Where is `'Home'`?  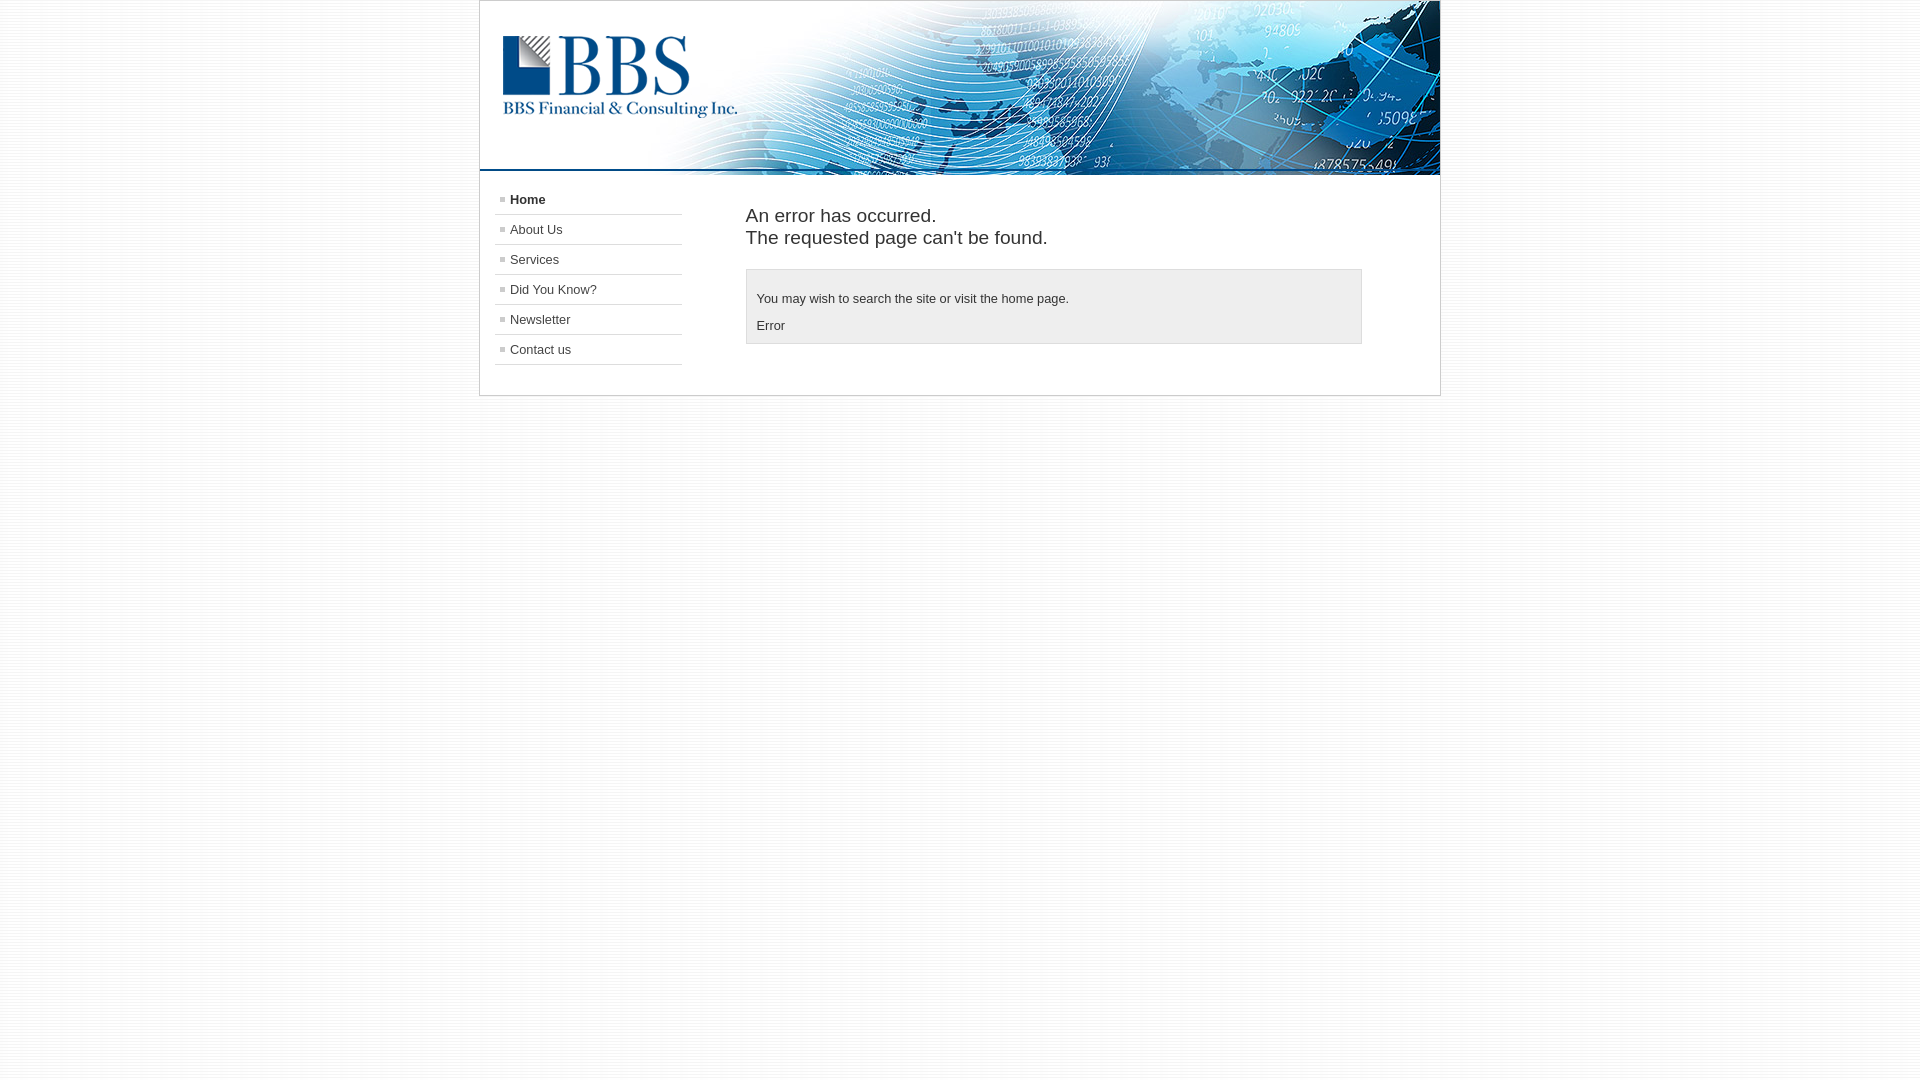
'Home' is located at coordinates (587, 199).